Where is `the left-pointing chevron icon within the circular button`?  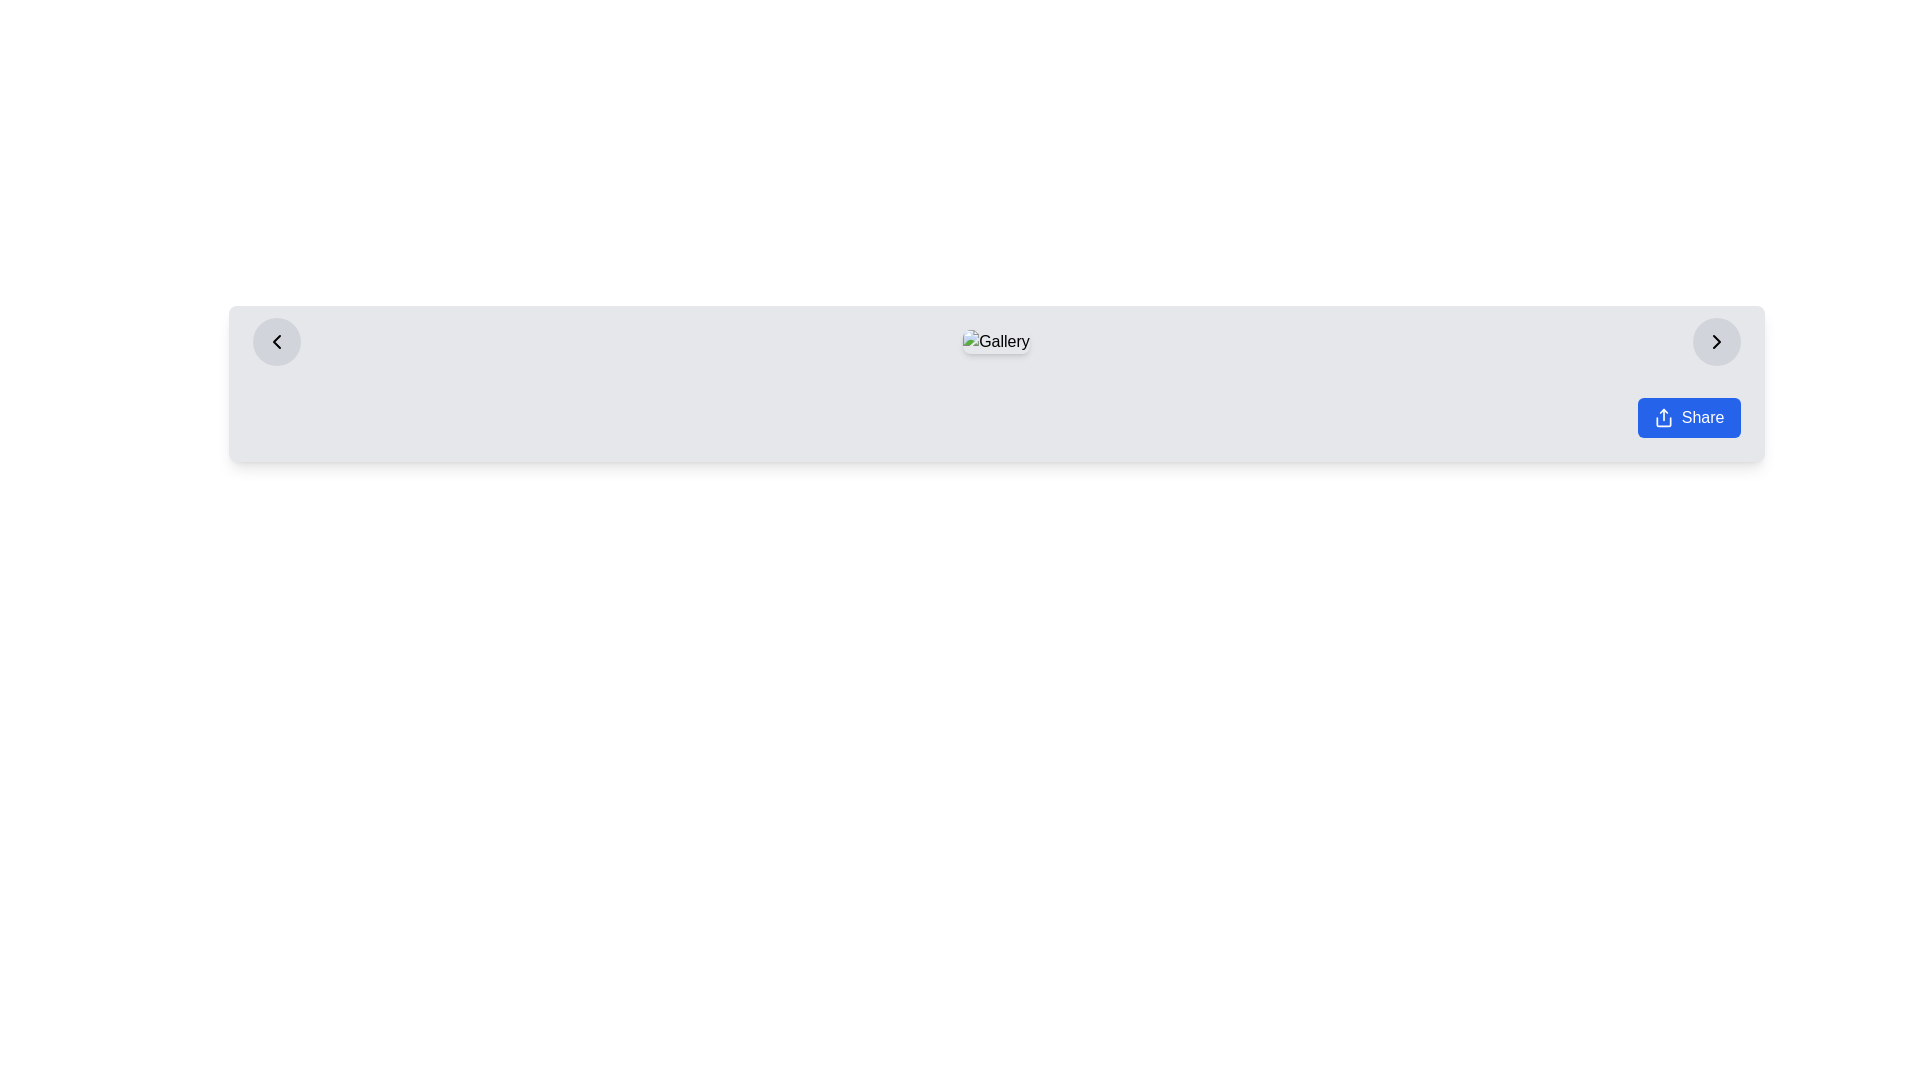 the left-pointing chevron icon within the circular button is located at coordinates (275, 341).